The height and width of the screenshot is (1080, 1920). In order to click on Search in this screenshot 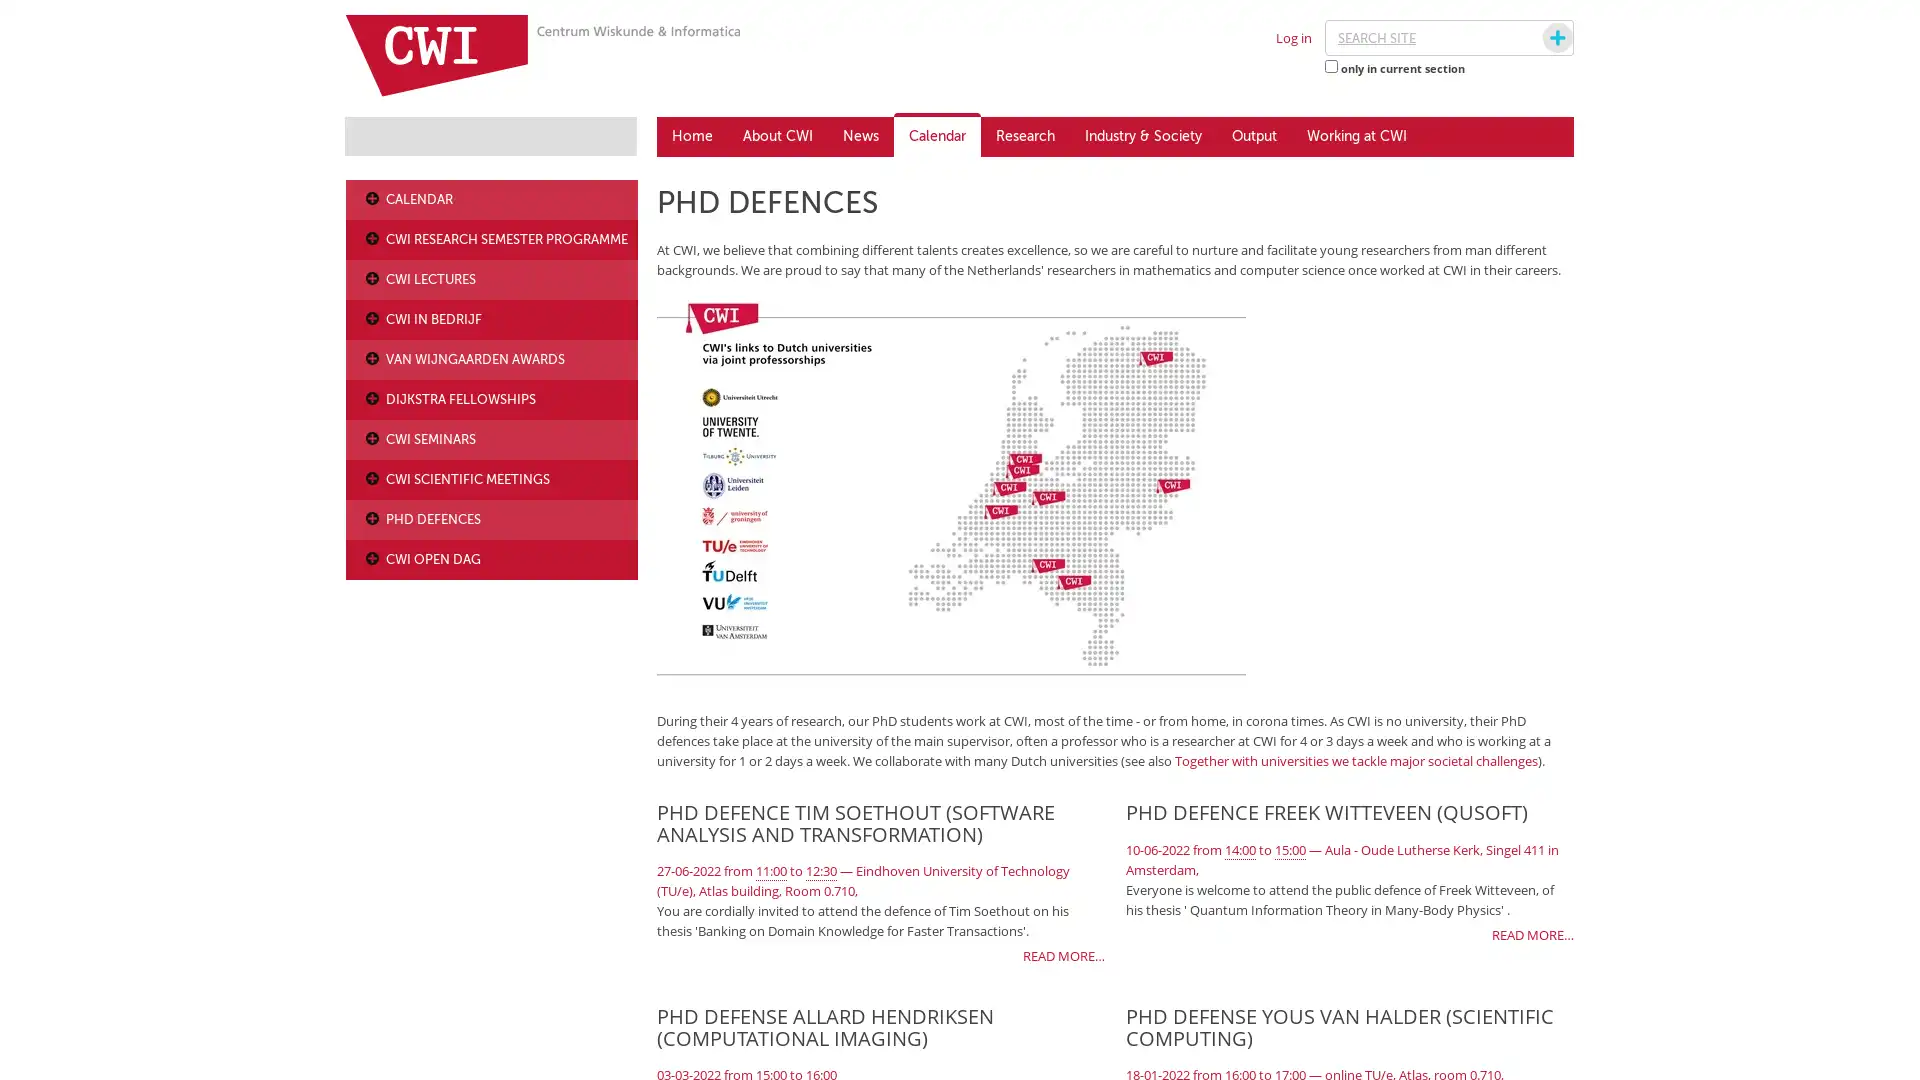, I will do `click(1538, 38)`.